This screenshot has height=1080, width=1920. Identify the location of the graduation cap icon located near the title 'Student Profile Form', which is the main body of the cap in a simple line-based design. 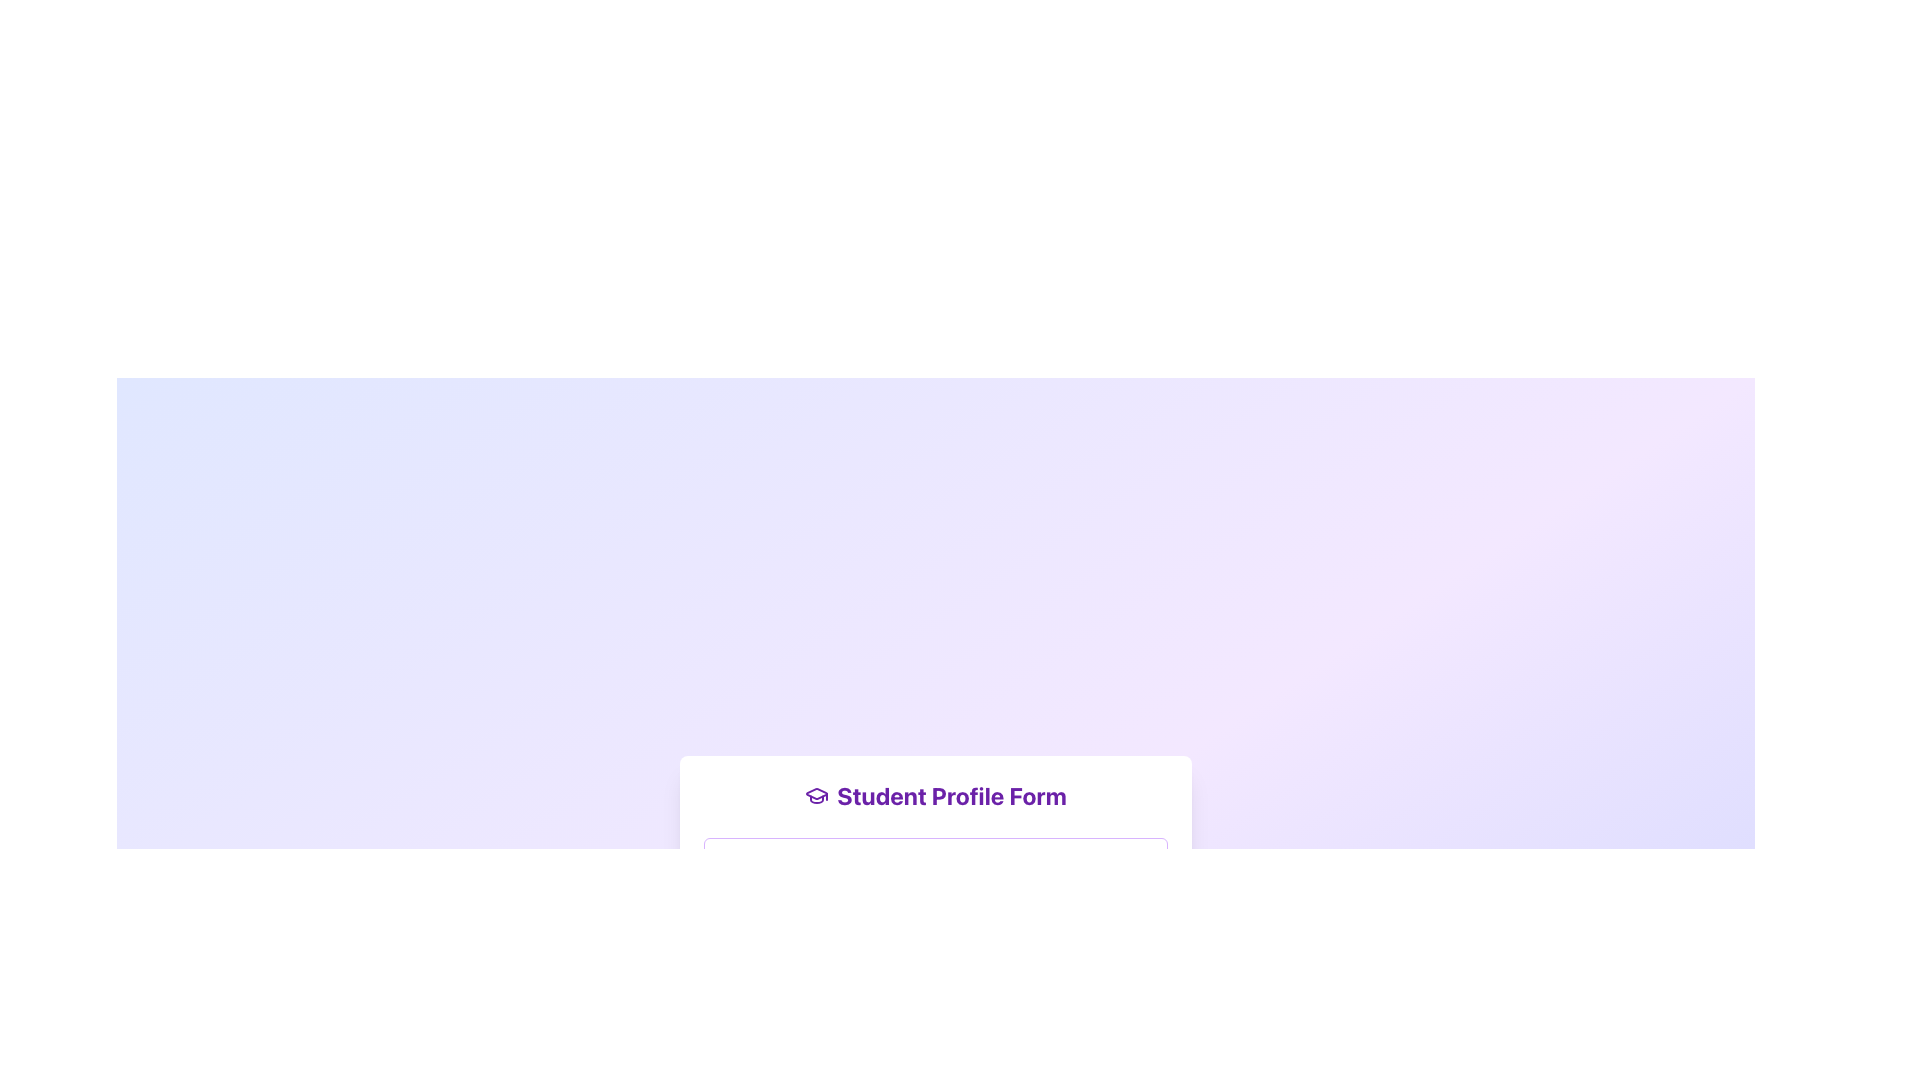
(817, 793).